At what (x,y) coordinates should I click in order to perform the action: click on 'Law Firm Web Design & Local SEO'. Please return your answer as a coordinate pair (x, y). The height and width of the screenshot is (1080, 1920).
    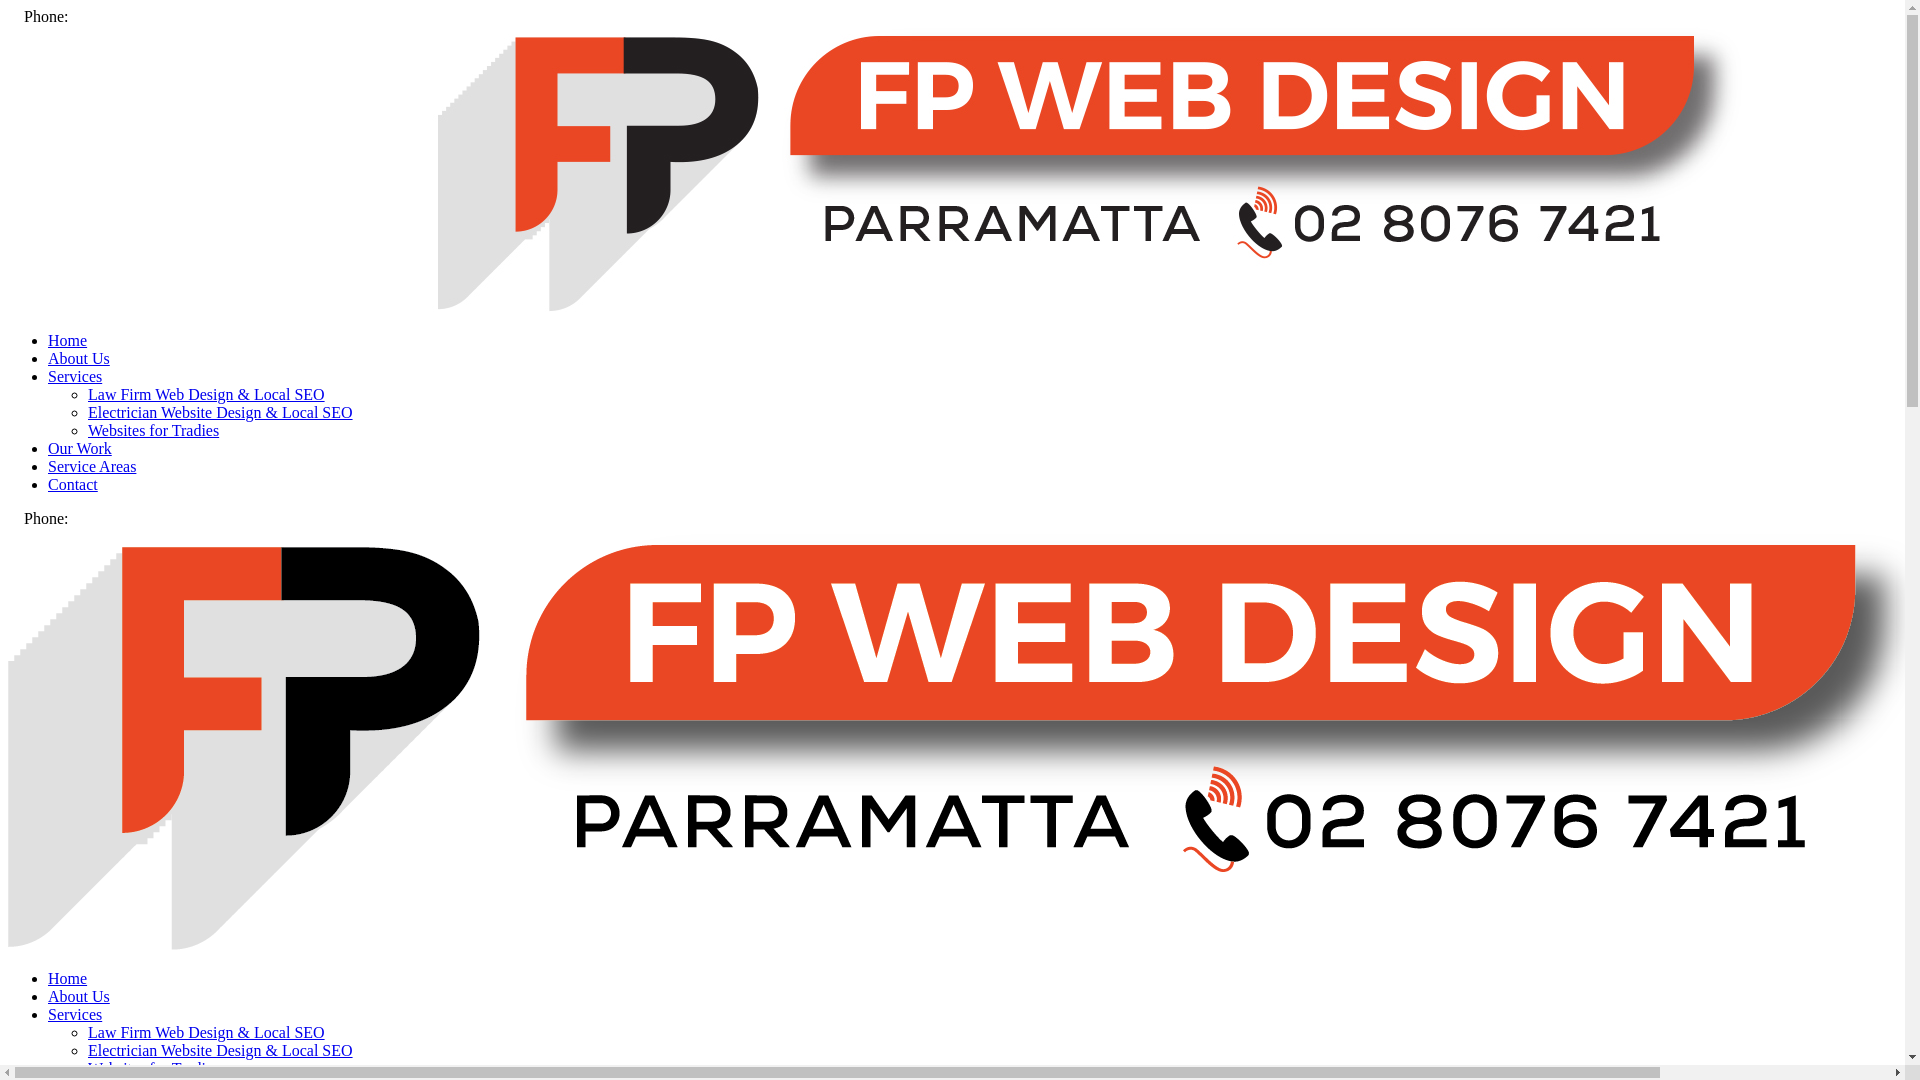
    Looking at the image, I should click on (86, 1032).